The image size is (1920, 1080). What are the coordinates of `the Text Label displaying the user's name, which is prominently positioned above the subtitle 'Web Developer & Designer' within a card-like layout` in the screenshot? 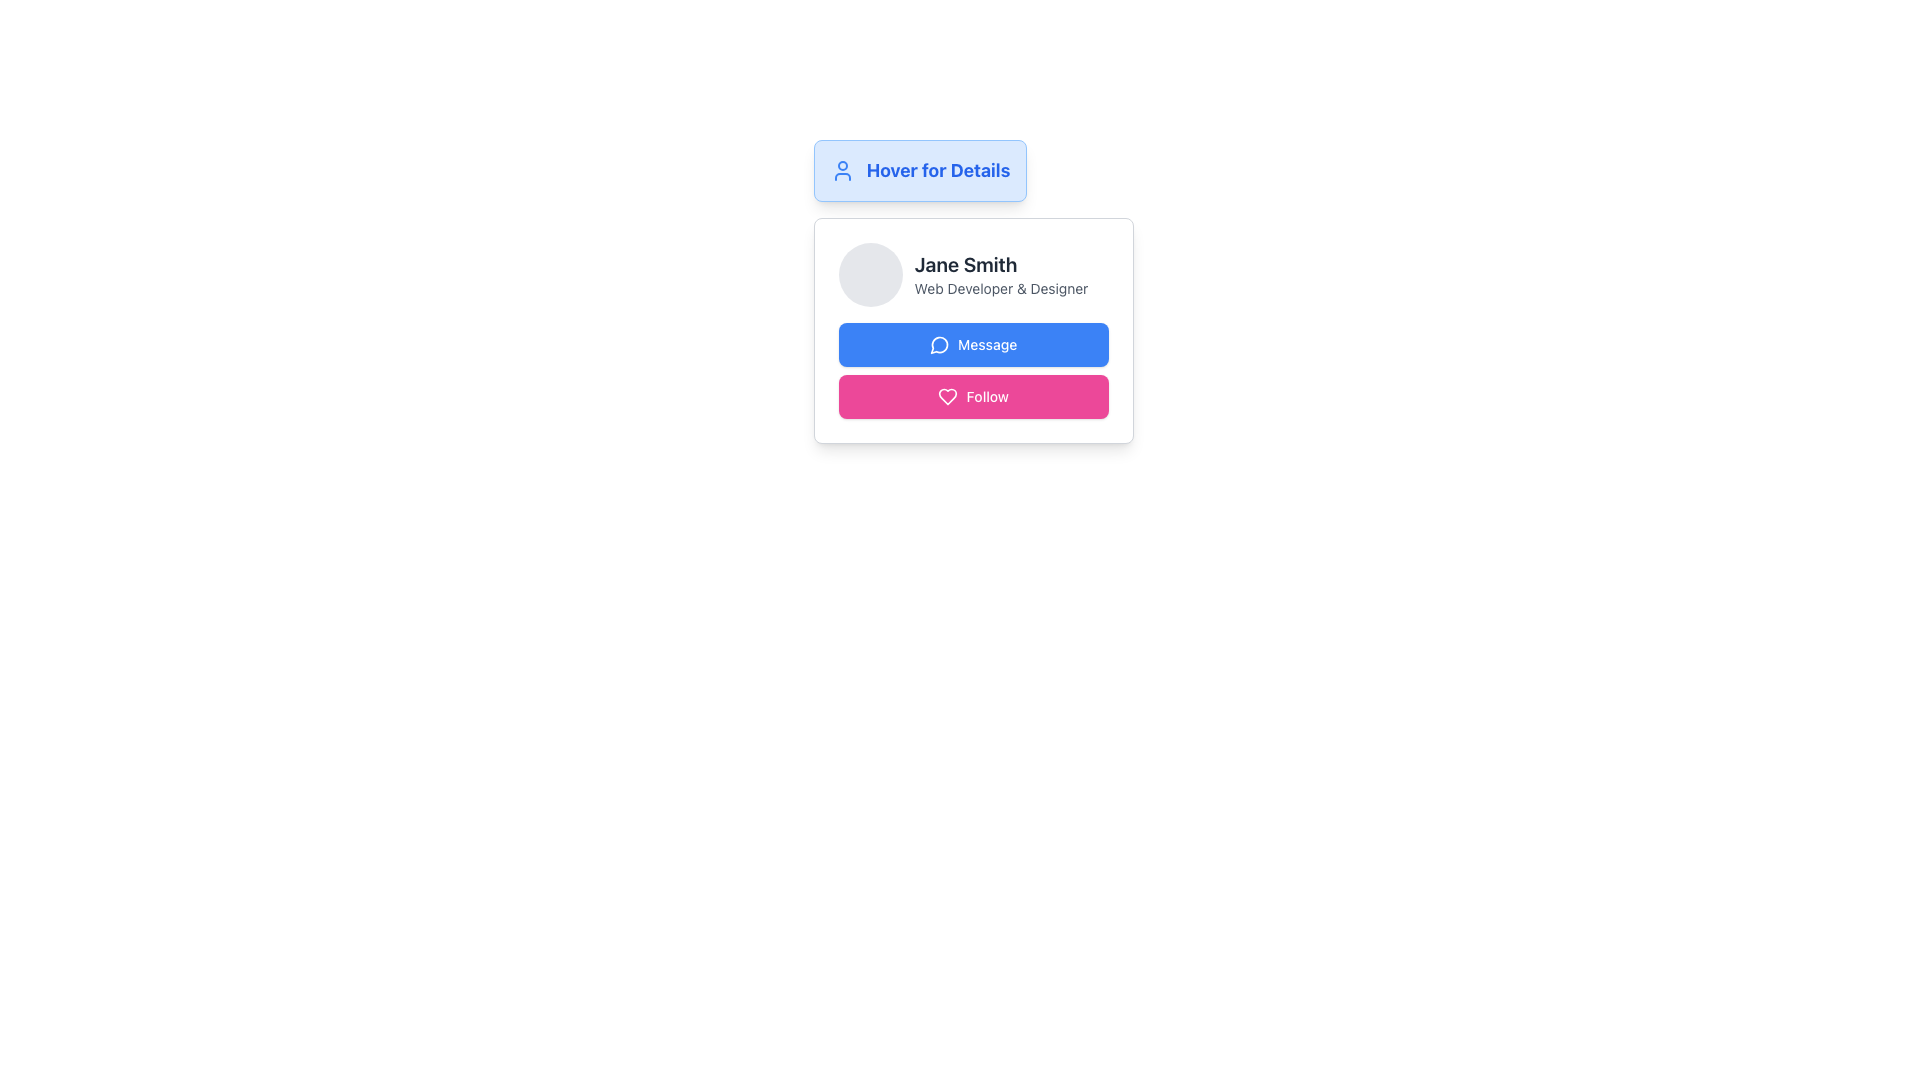 It's located at (1001, 264).